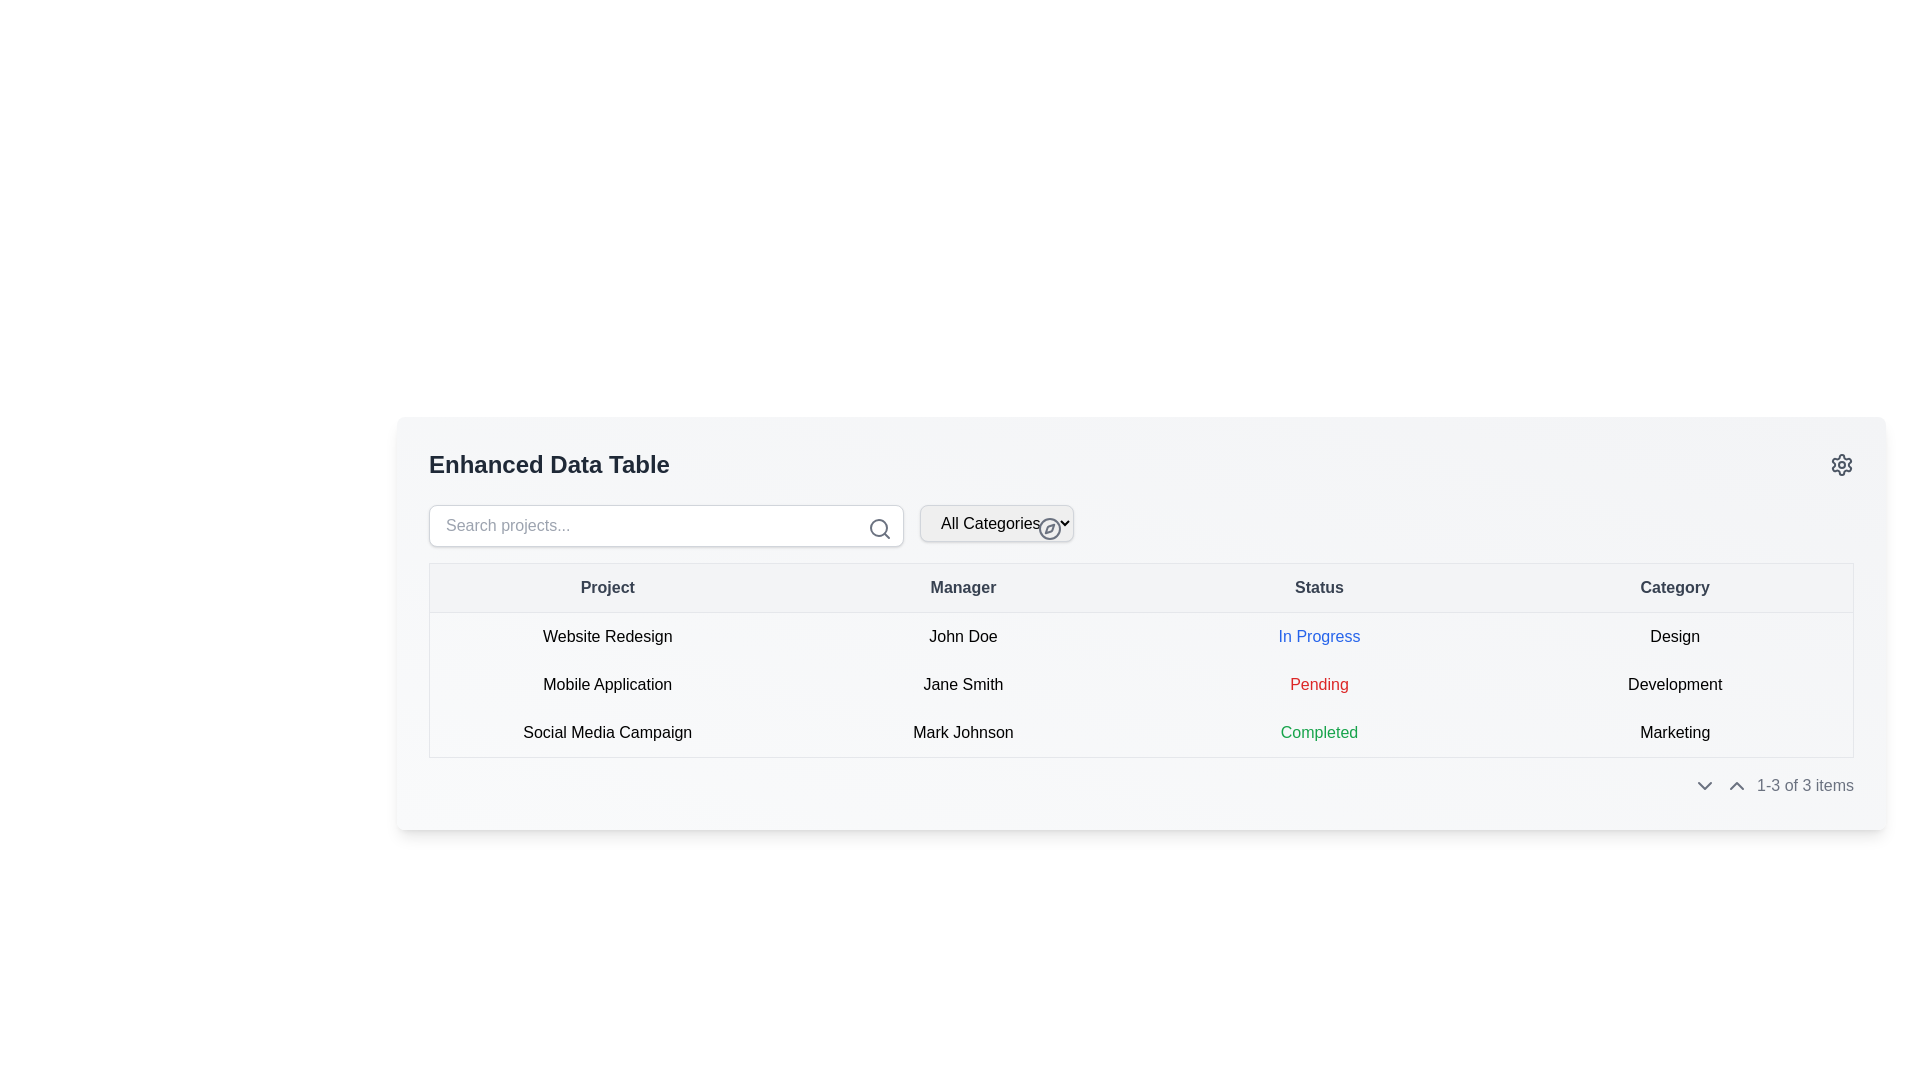 The height and width of the screenshot is (1080, 1920). Describe the element at coordinates (1319, 586) in the screenshot. I see `the 'Status' column header which serves as a label for the table contents, positioned centrally in a row of four items` at that location.